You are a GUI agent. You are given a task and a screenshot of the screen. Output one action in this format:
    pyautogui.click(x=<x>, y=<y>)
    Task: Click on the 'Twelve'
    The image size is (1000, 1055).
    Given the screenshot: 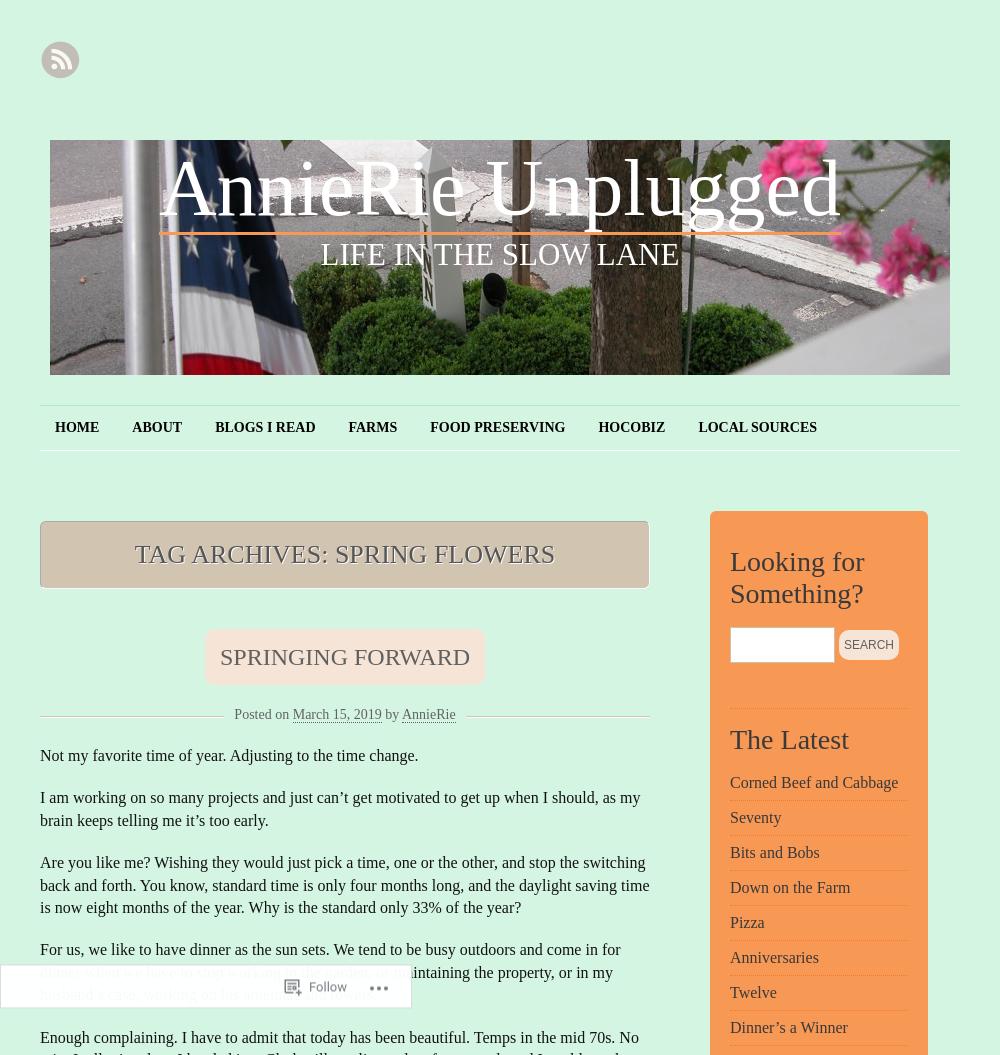 What is the action you would take?
    pyautogui.click(x=729, y=992)
    